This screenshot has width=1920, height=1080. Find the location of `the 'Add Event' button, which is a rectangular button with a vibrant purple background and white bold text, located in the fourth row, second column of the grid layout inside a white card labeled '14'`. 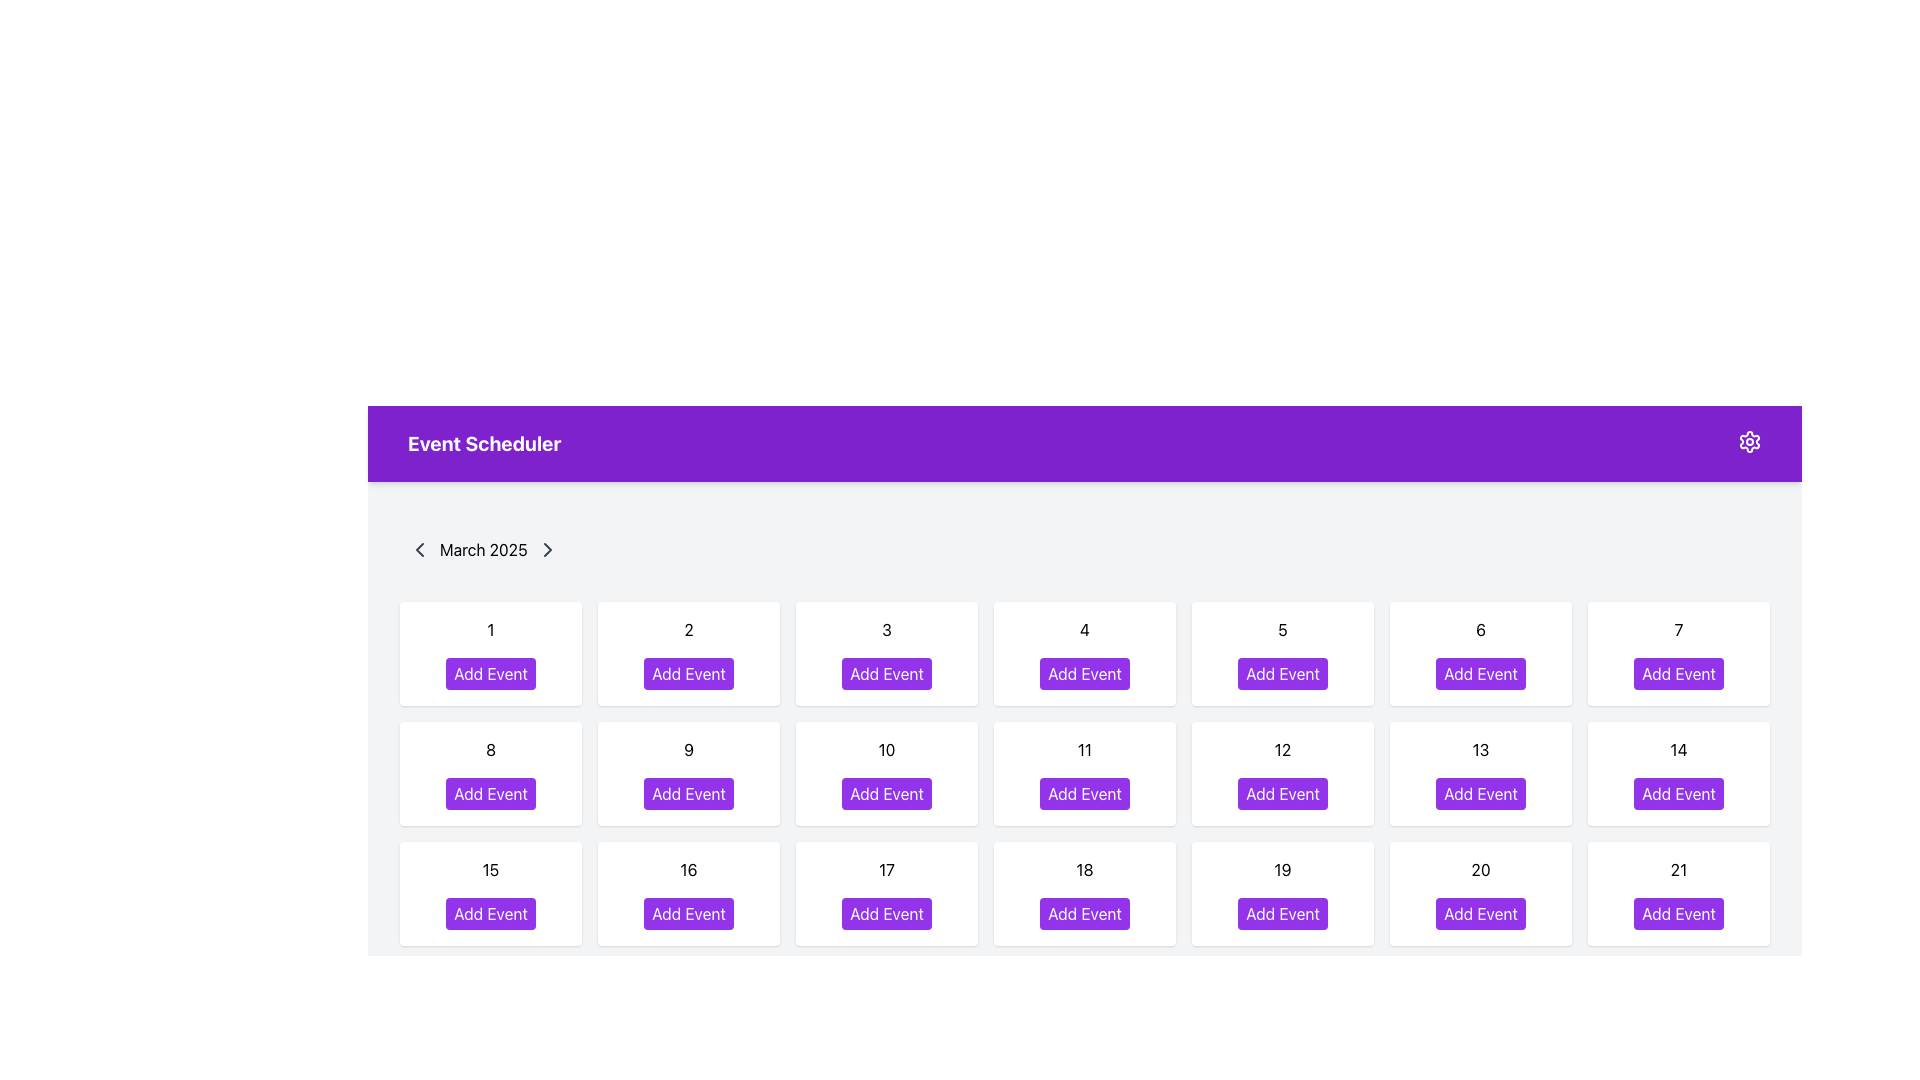

the 'Add Event' button, which is a rectangular button with a vibrant purple background and white bold text, located in the fourth row, second column of the grid layout inside a white card labeled '14' is located at coordinates (1679, 793).